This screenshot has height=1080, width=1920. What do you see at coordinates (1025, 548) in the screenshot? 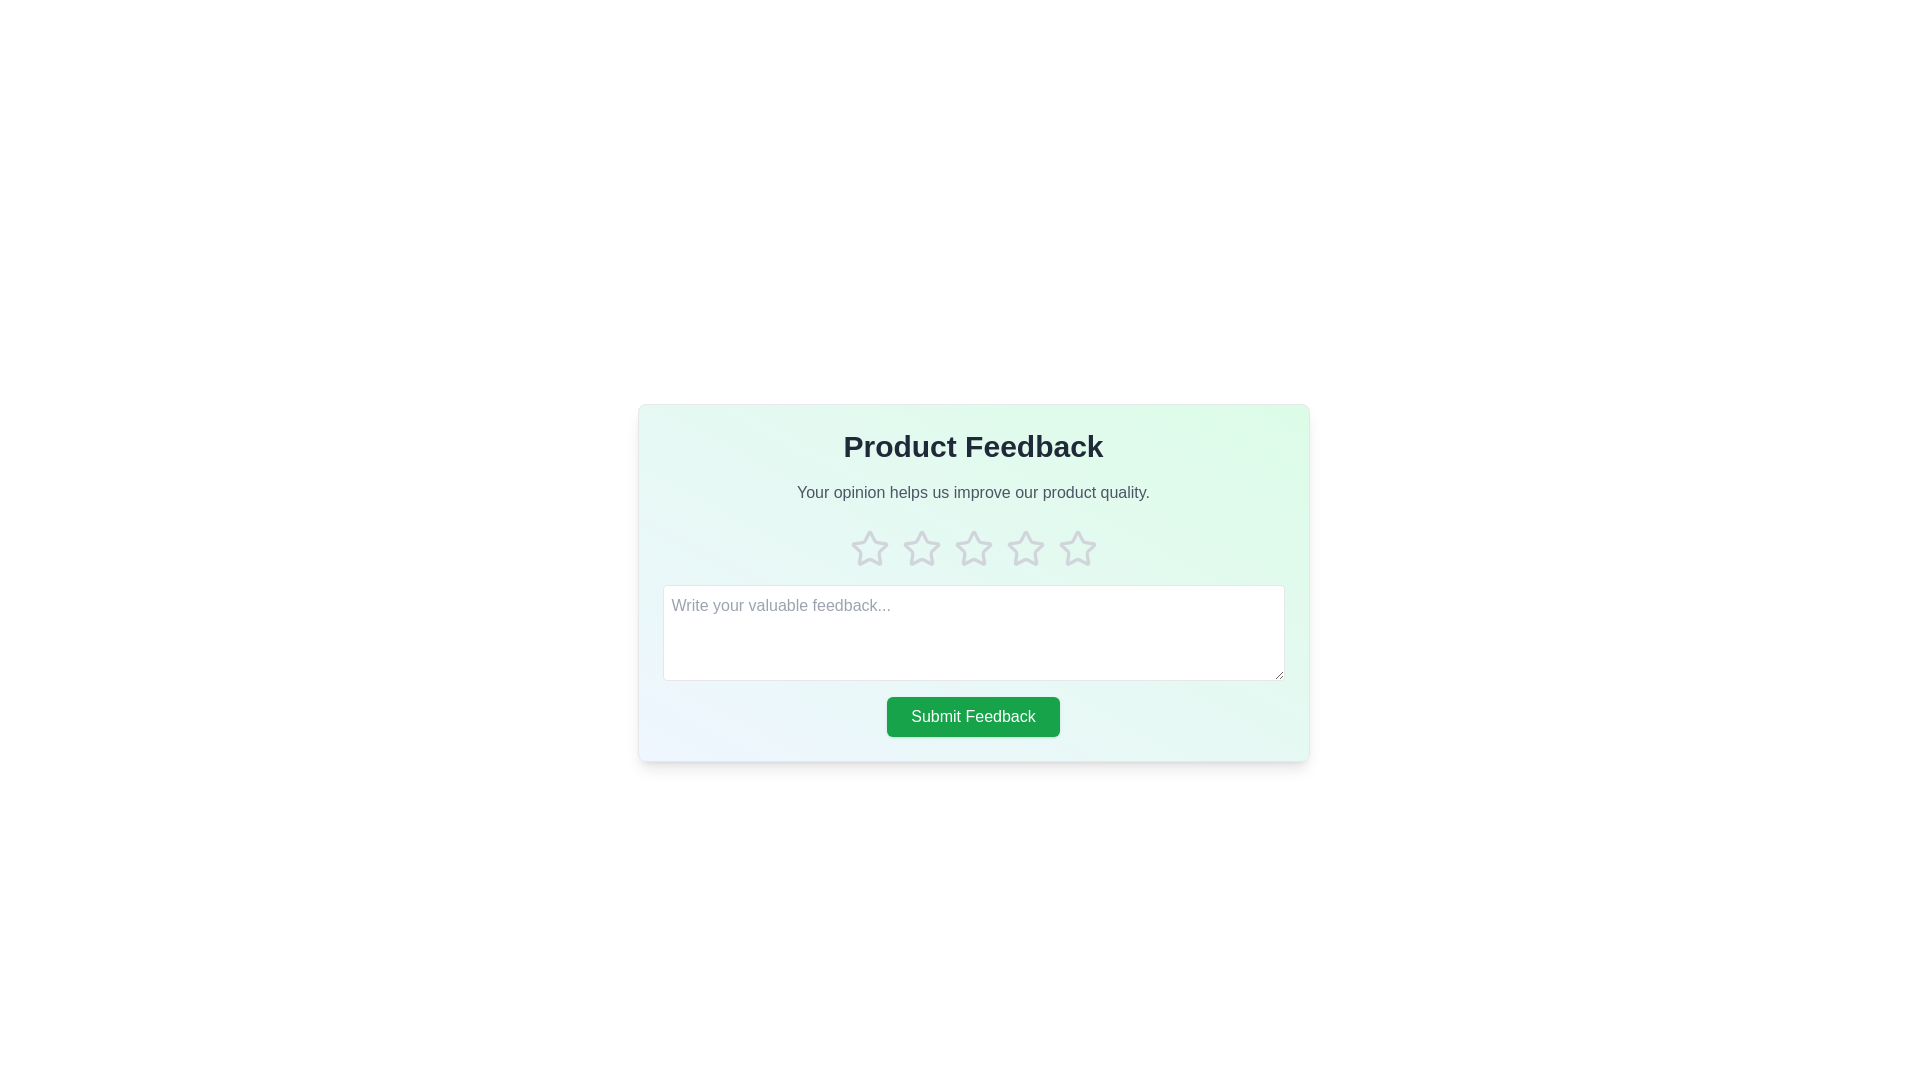
I see `the third star-shaped icon in the rating interface located below 'Product Feedback' and above the feedback text input box` at bounding box center [1025, 548].